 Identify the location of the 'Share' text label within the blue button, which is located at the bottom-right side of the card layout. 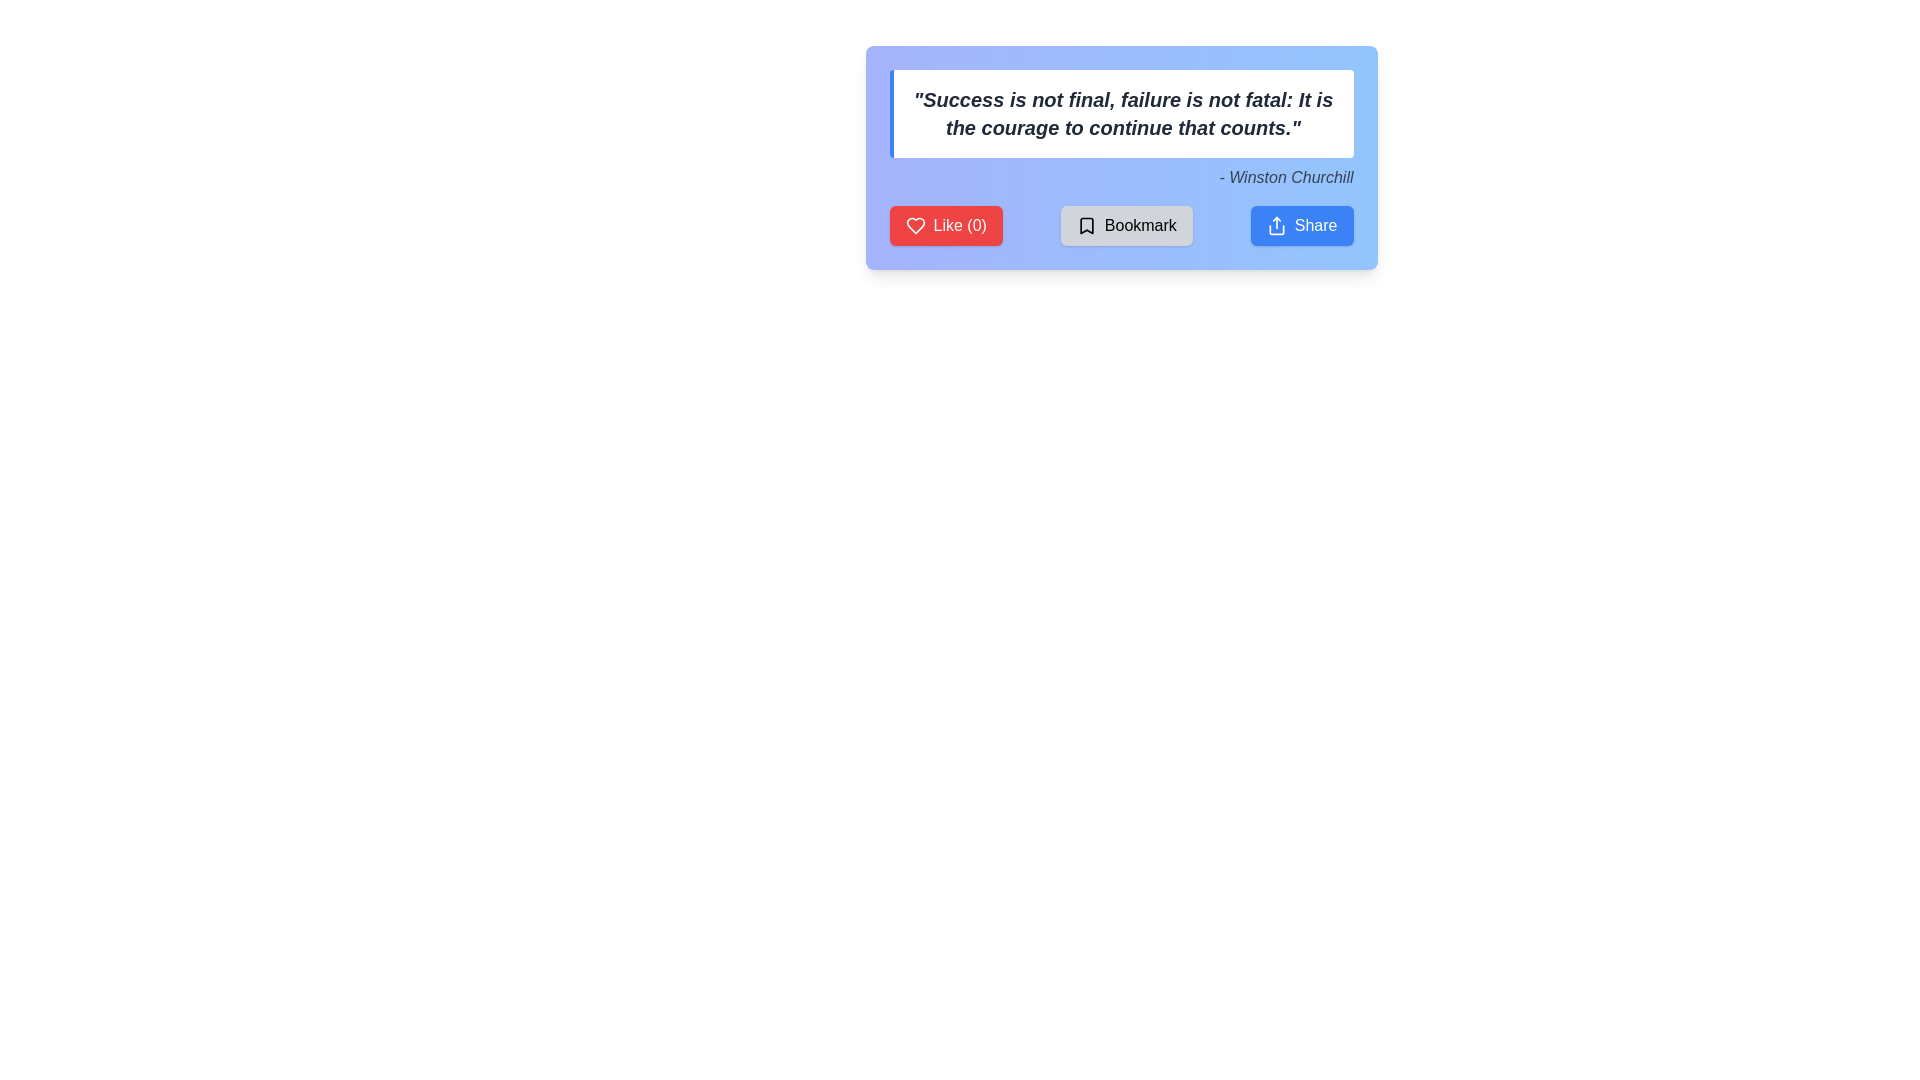
(1316, 225).